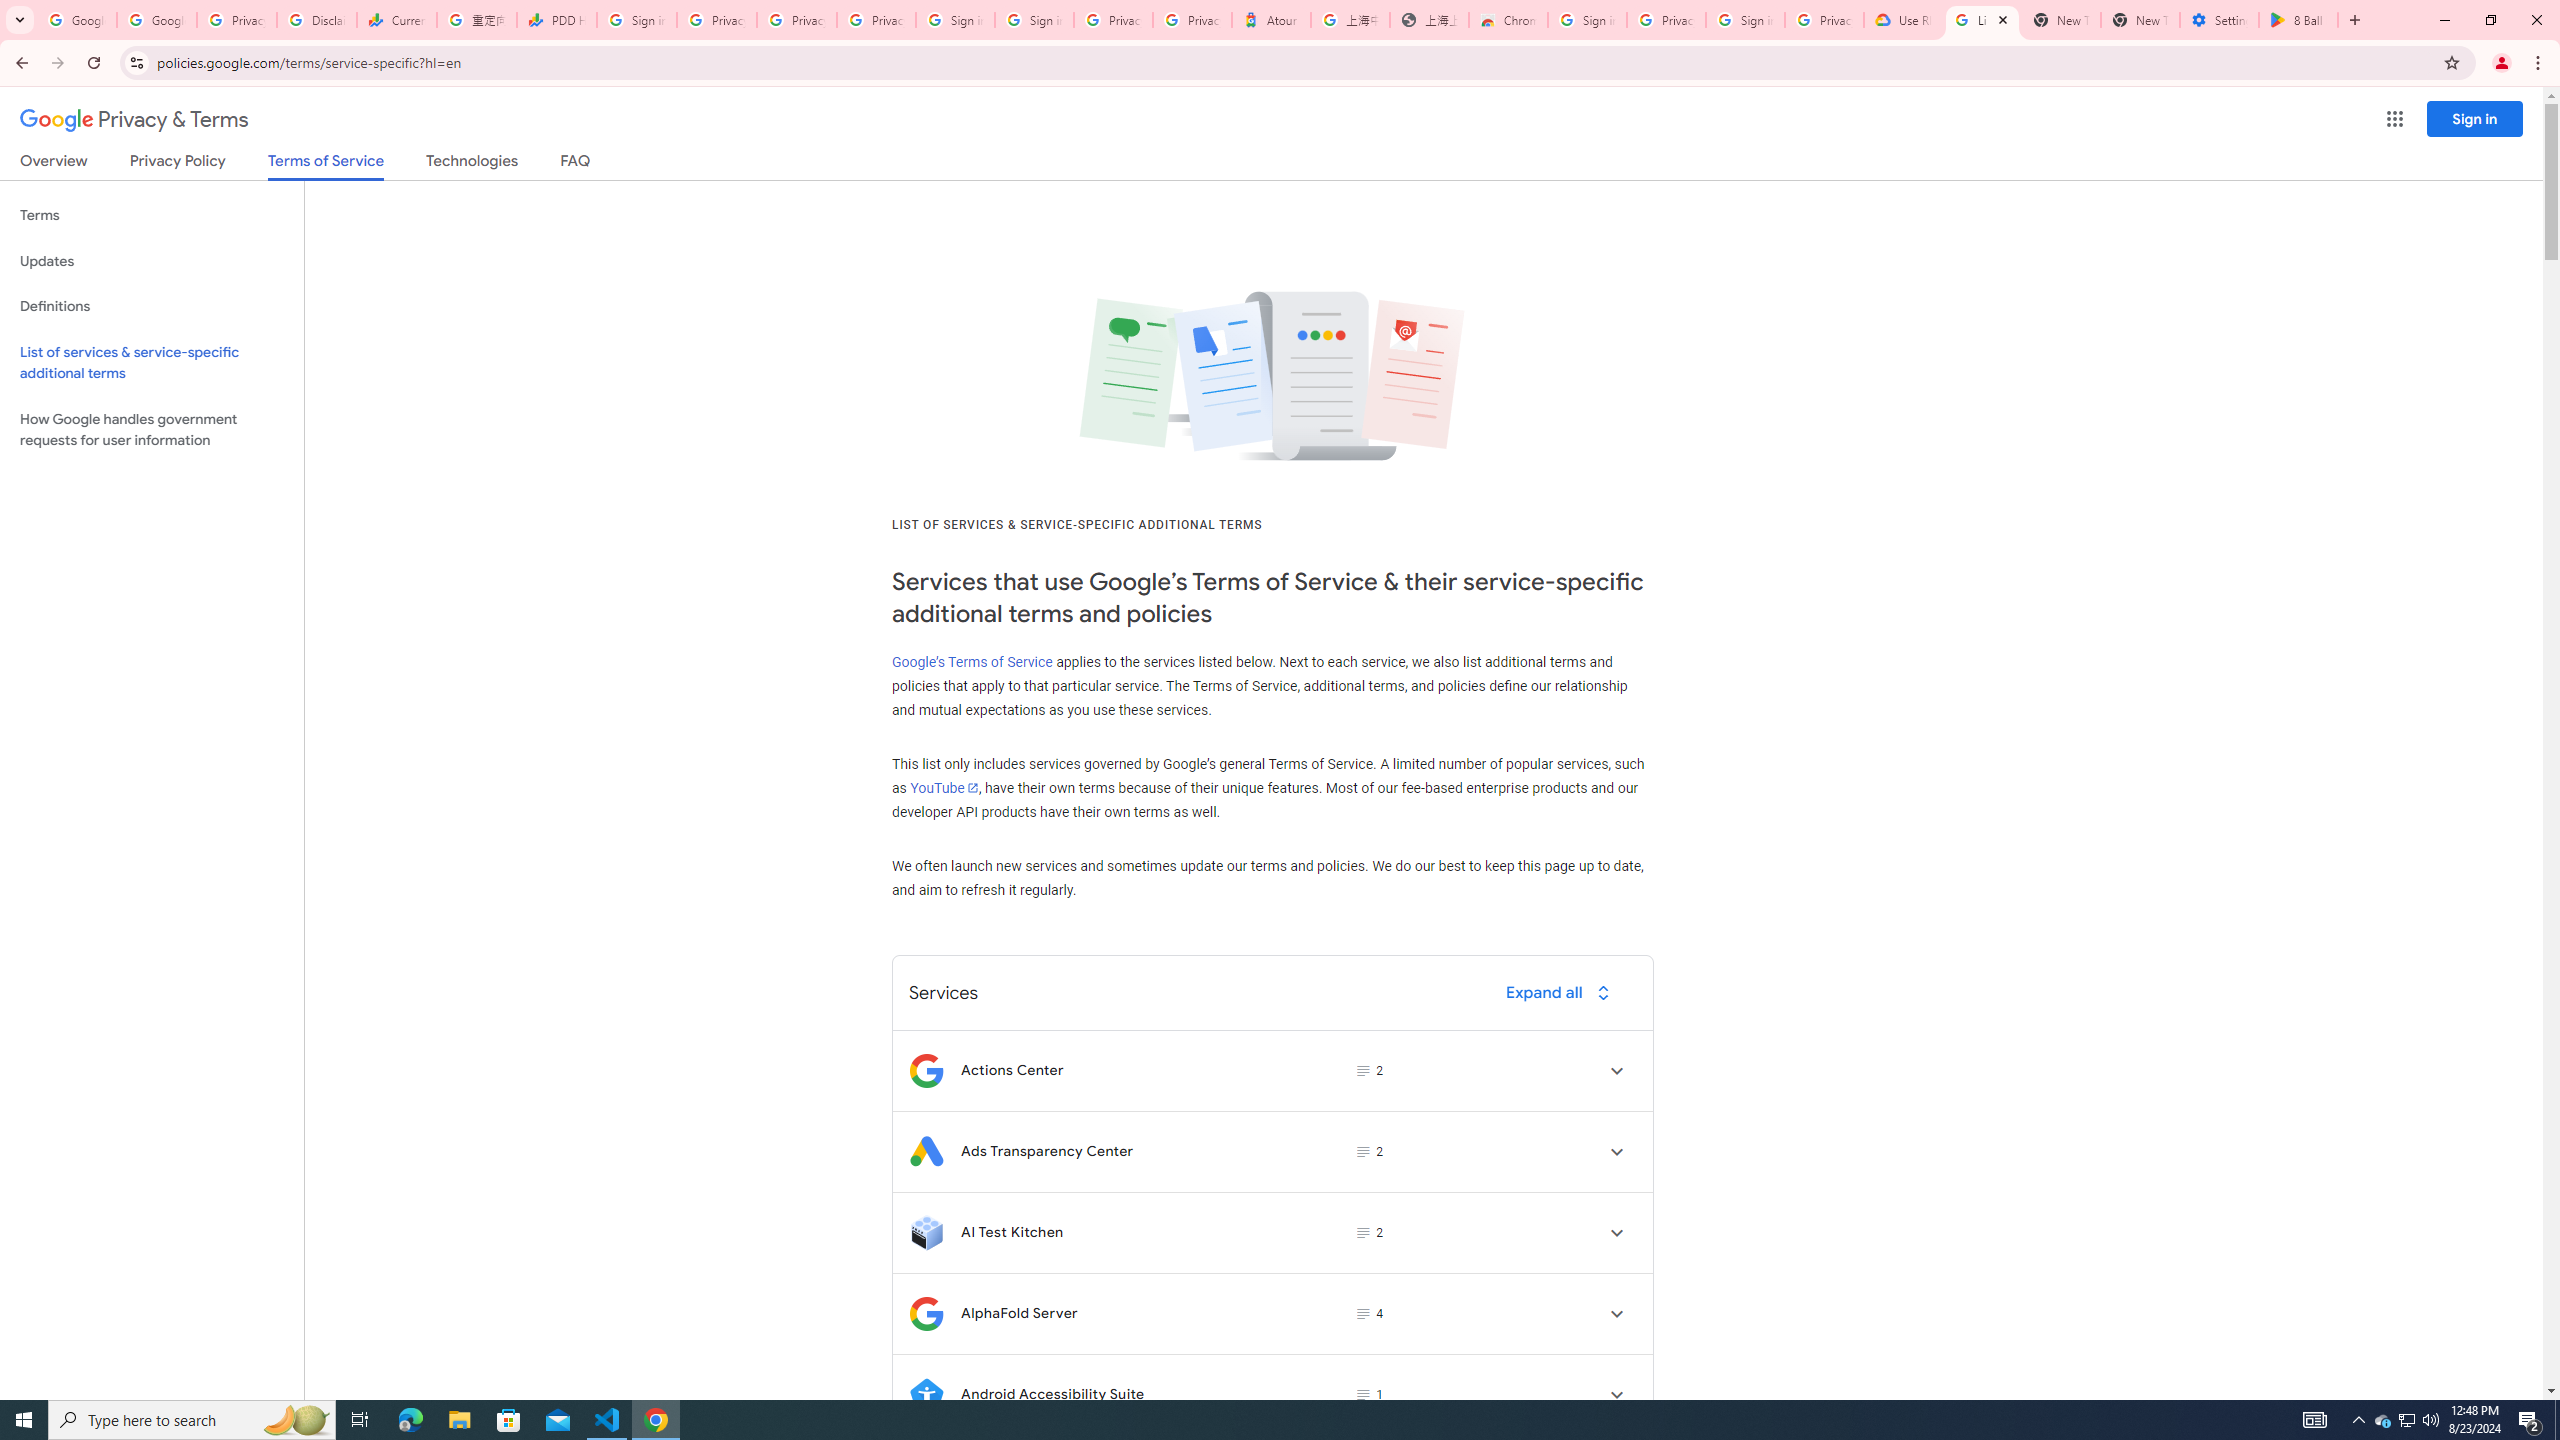 The image size is (2560, 1440). What do you see at coordinates (1034, 19) in the screenshot?
I see `'Sign in - Google Accounts'` at bounding box center [1034, 19].